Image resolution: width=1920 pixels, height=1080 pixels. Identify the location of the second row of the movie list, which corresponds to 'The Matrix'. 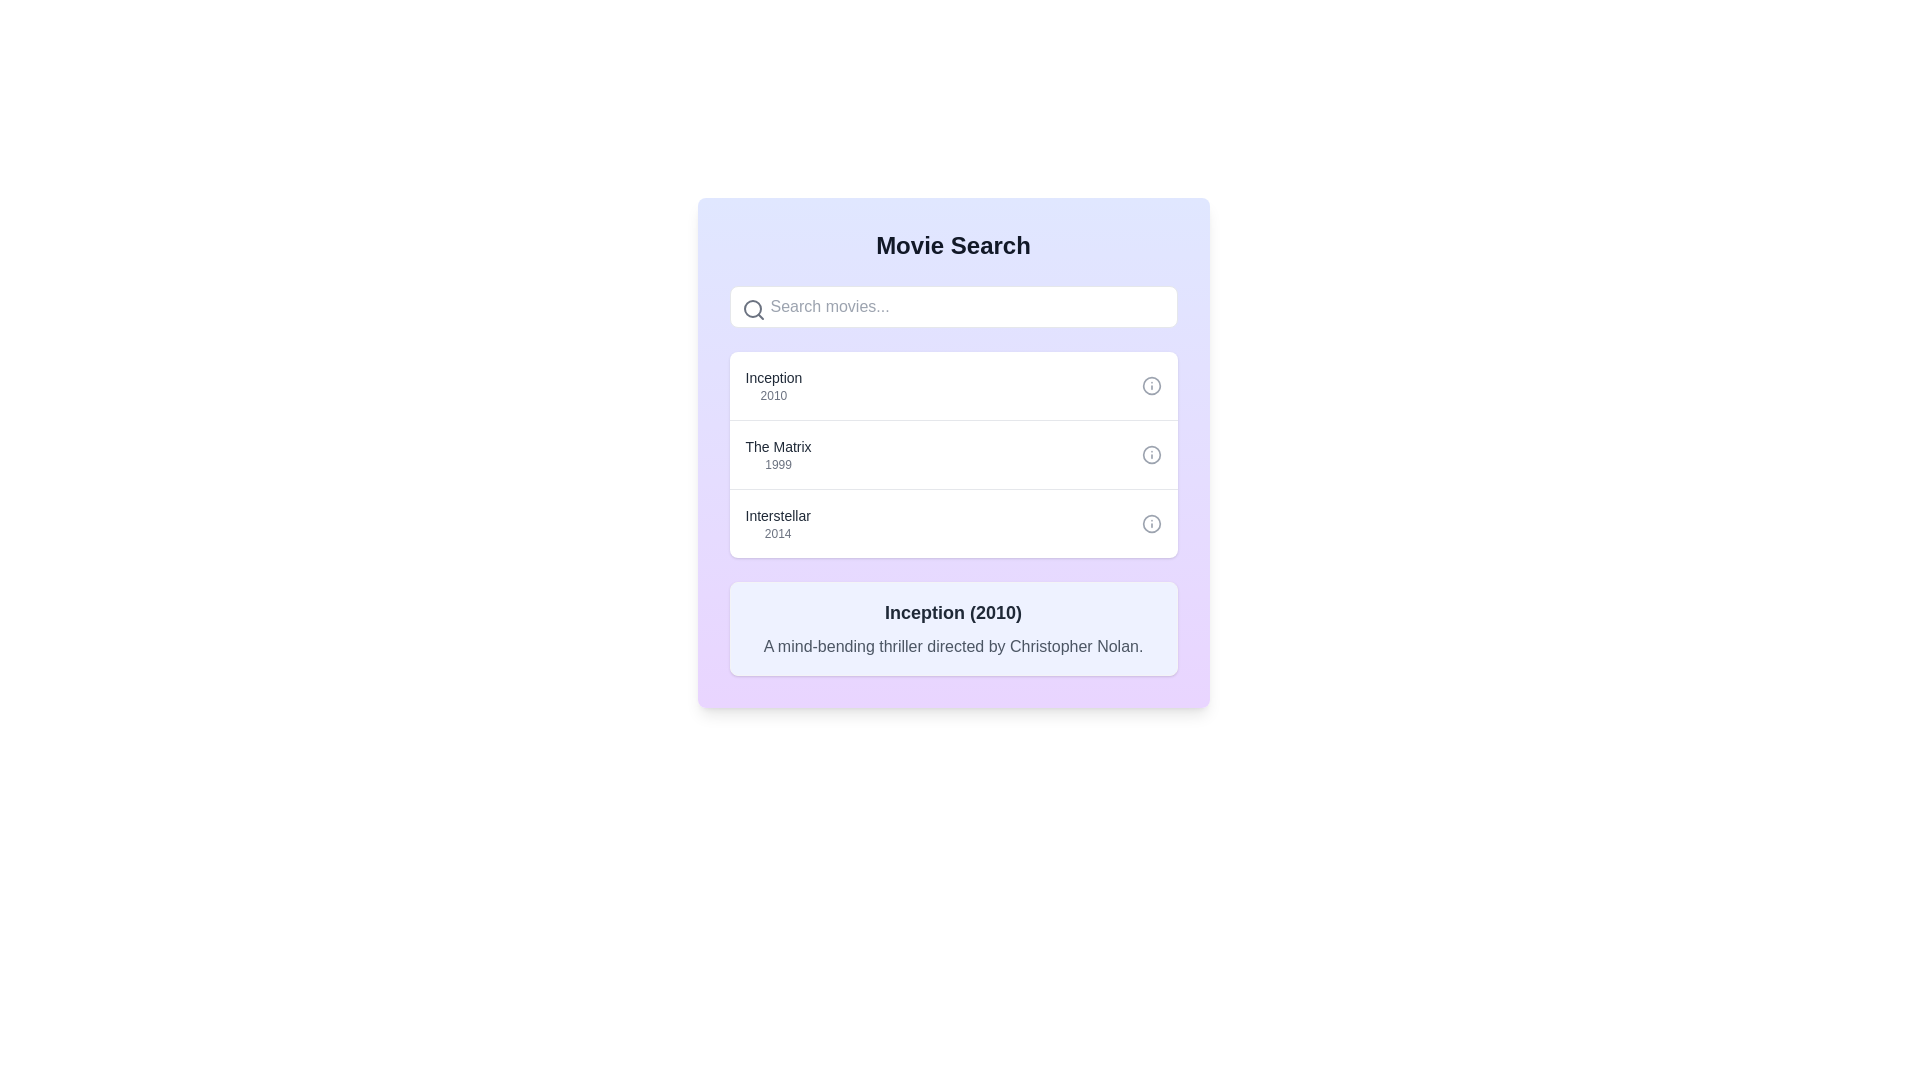
(952, 455).